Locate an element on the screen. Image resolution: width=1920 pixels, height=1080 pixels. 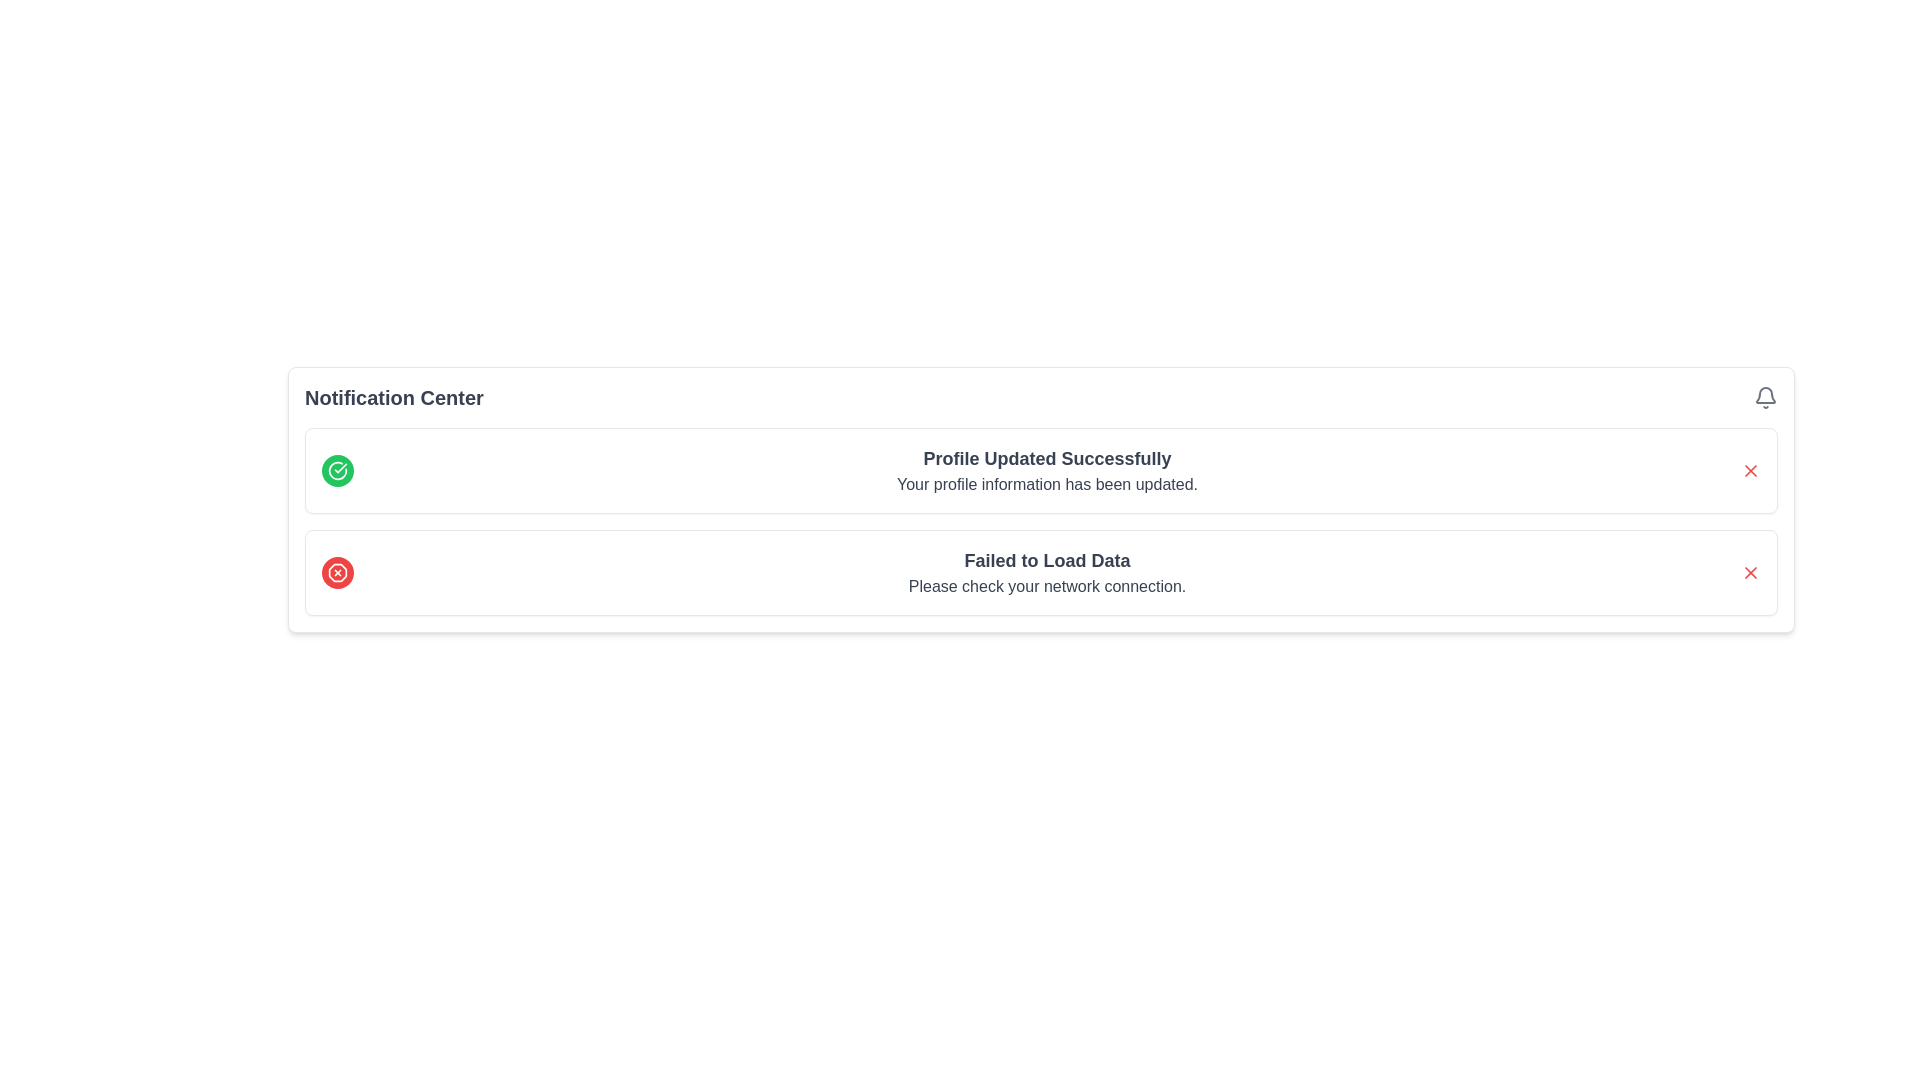
text label that serves as a message headline indicating a failure in data loading, located in the Notification Center above the line 'Please check your network connection.' is located at coordinates (1046, 560).